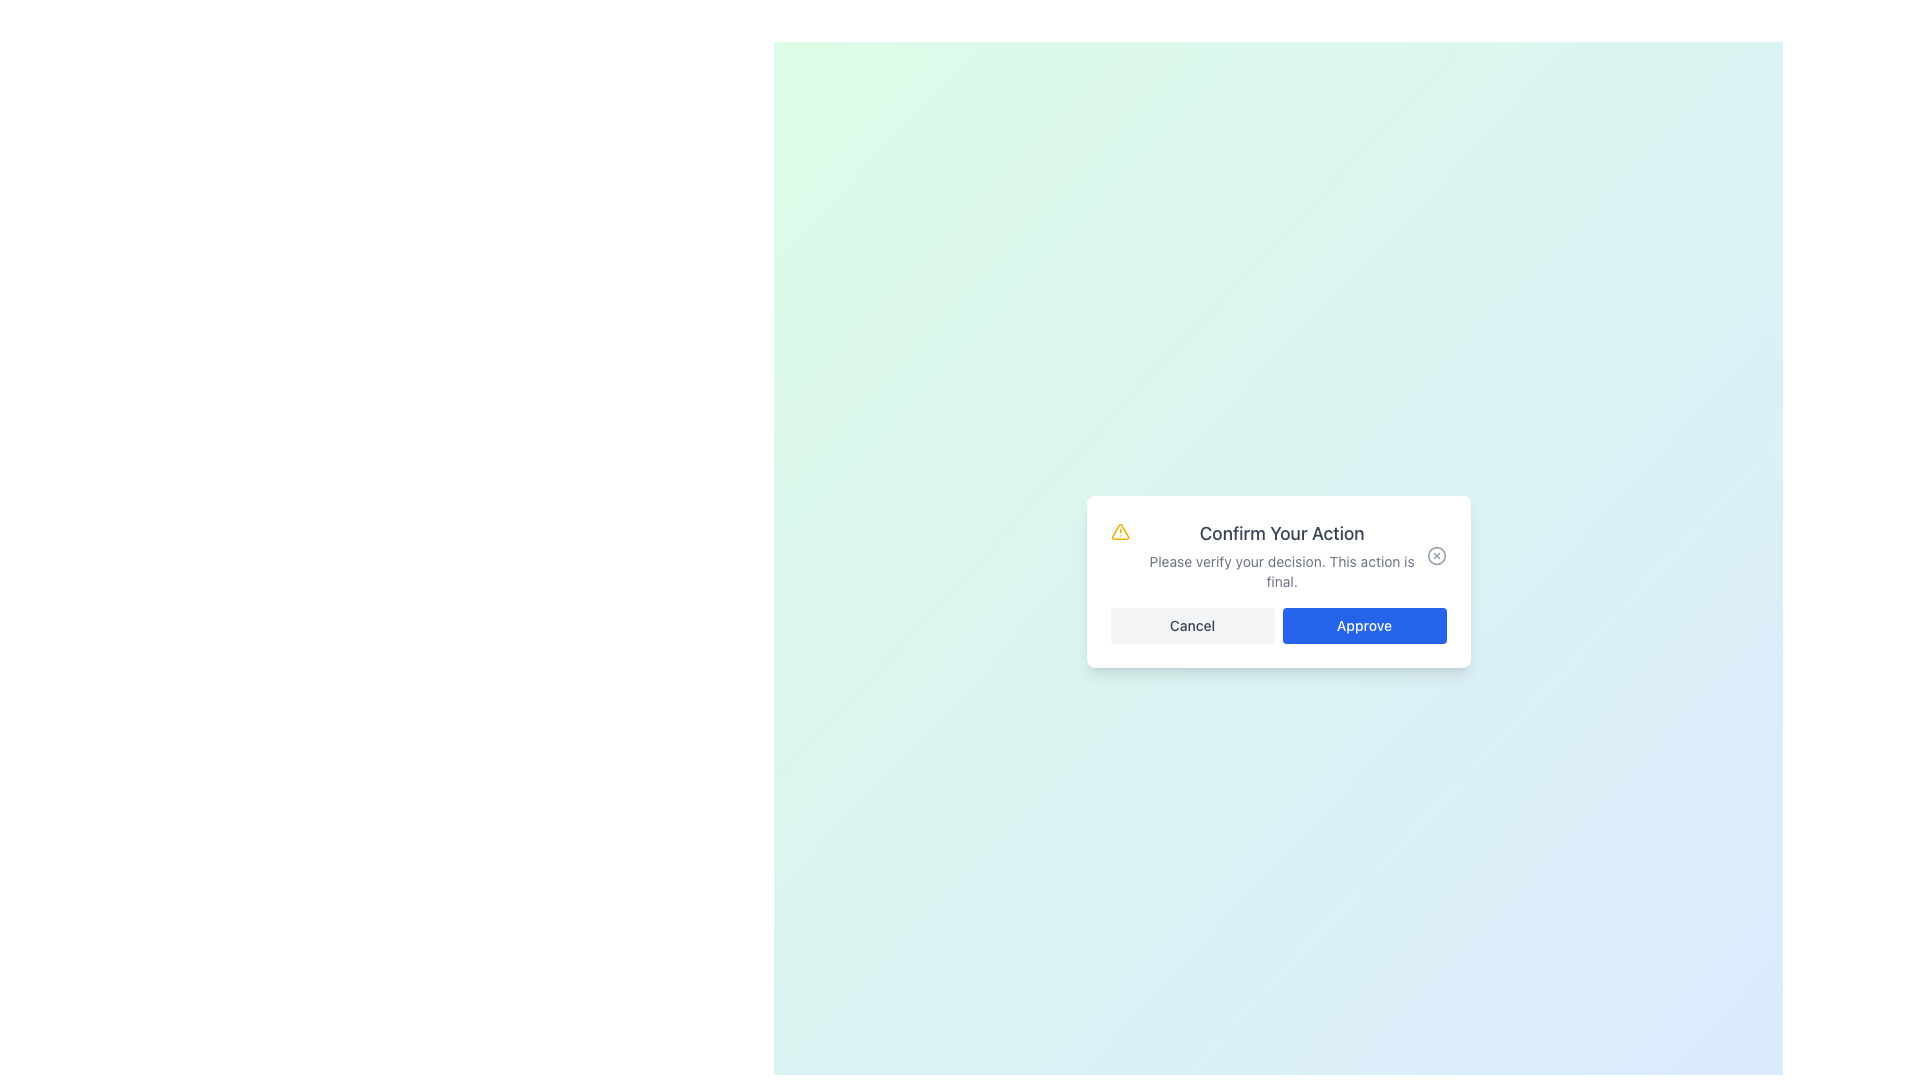 The width and height of the screenshot is (1920, 1080). What do you see at coordinates (1435, 555) in the screenshot?
I see `the close button` at bounding box center [1435, 555].